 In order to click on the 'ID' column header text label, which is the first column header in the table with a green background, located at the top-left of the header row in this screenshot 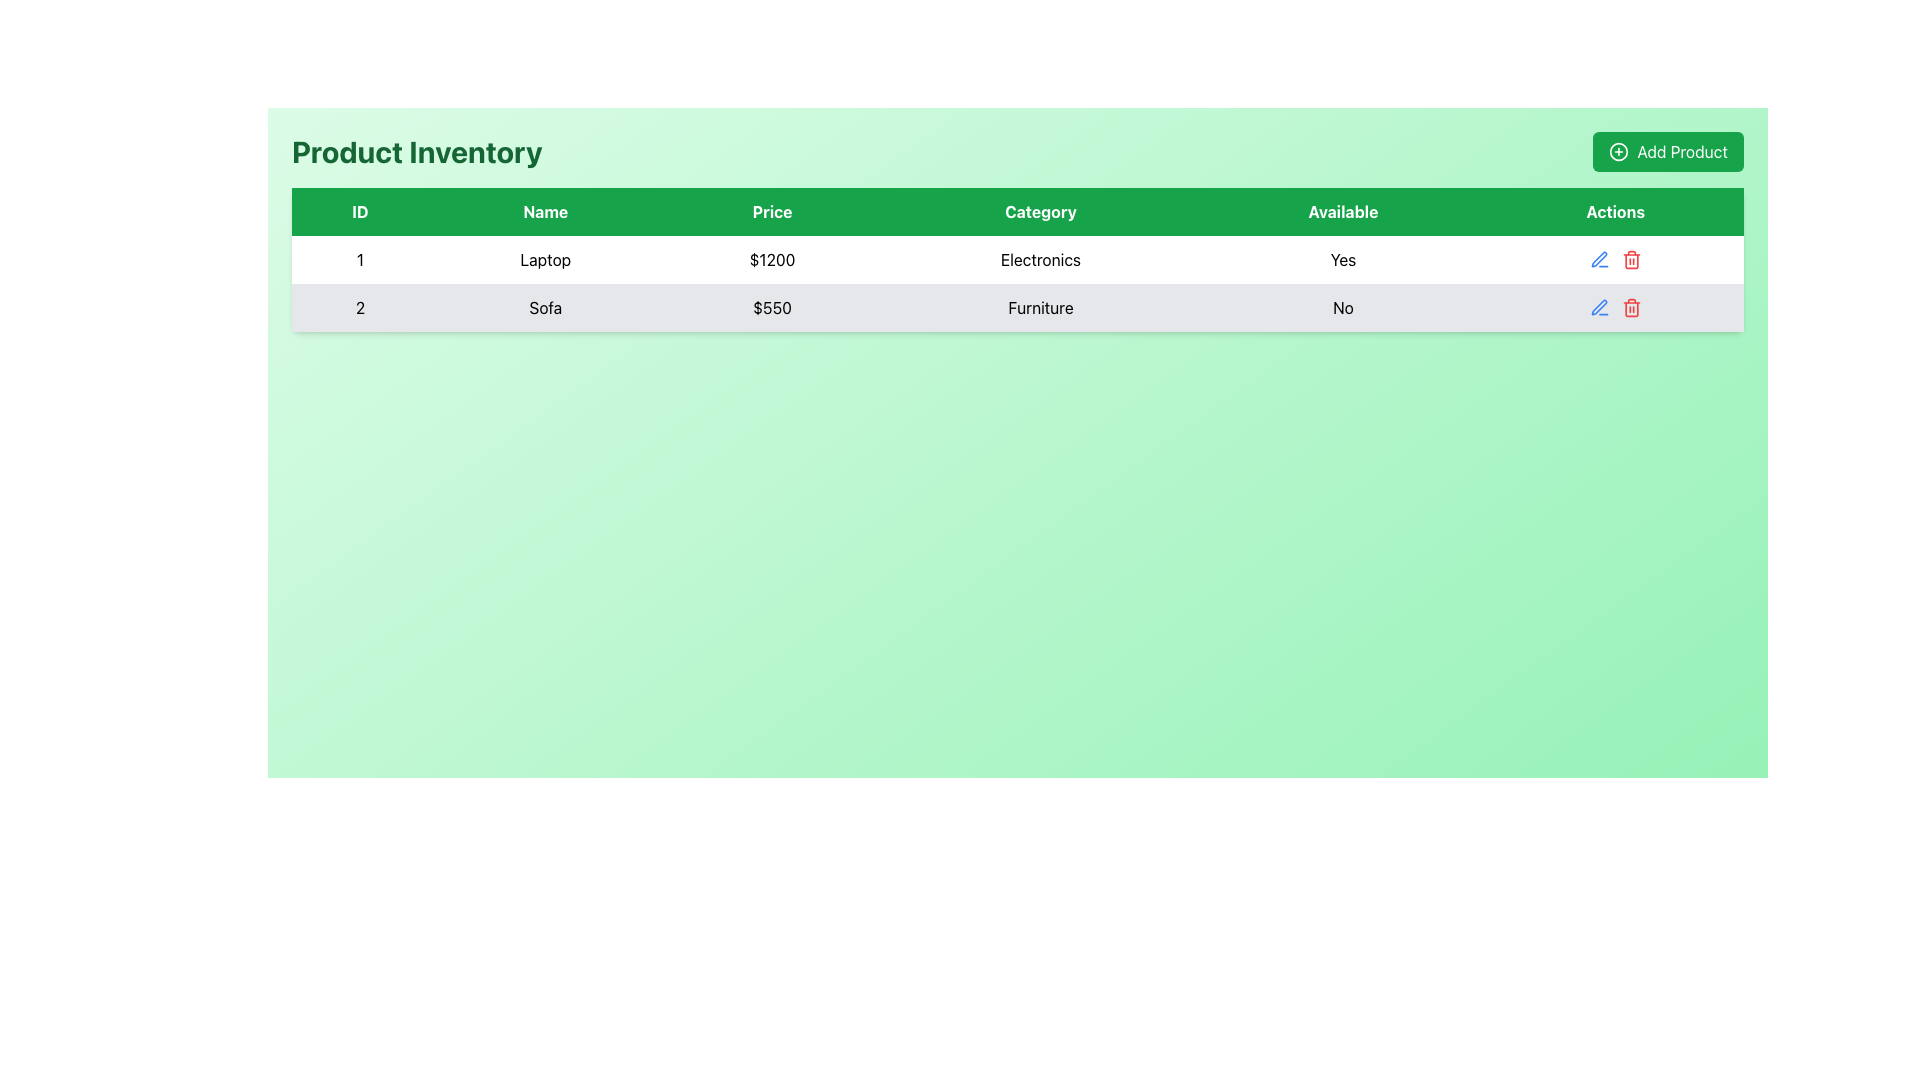, I will do `click(360, 212)`.